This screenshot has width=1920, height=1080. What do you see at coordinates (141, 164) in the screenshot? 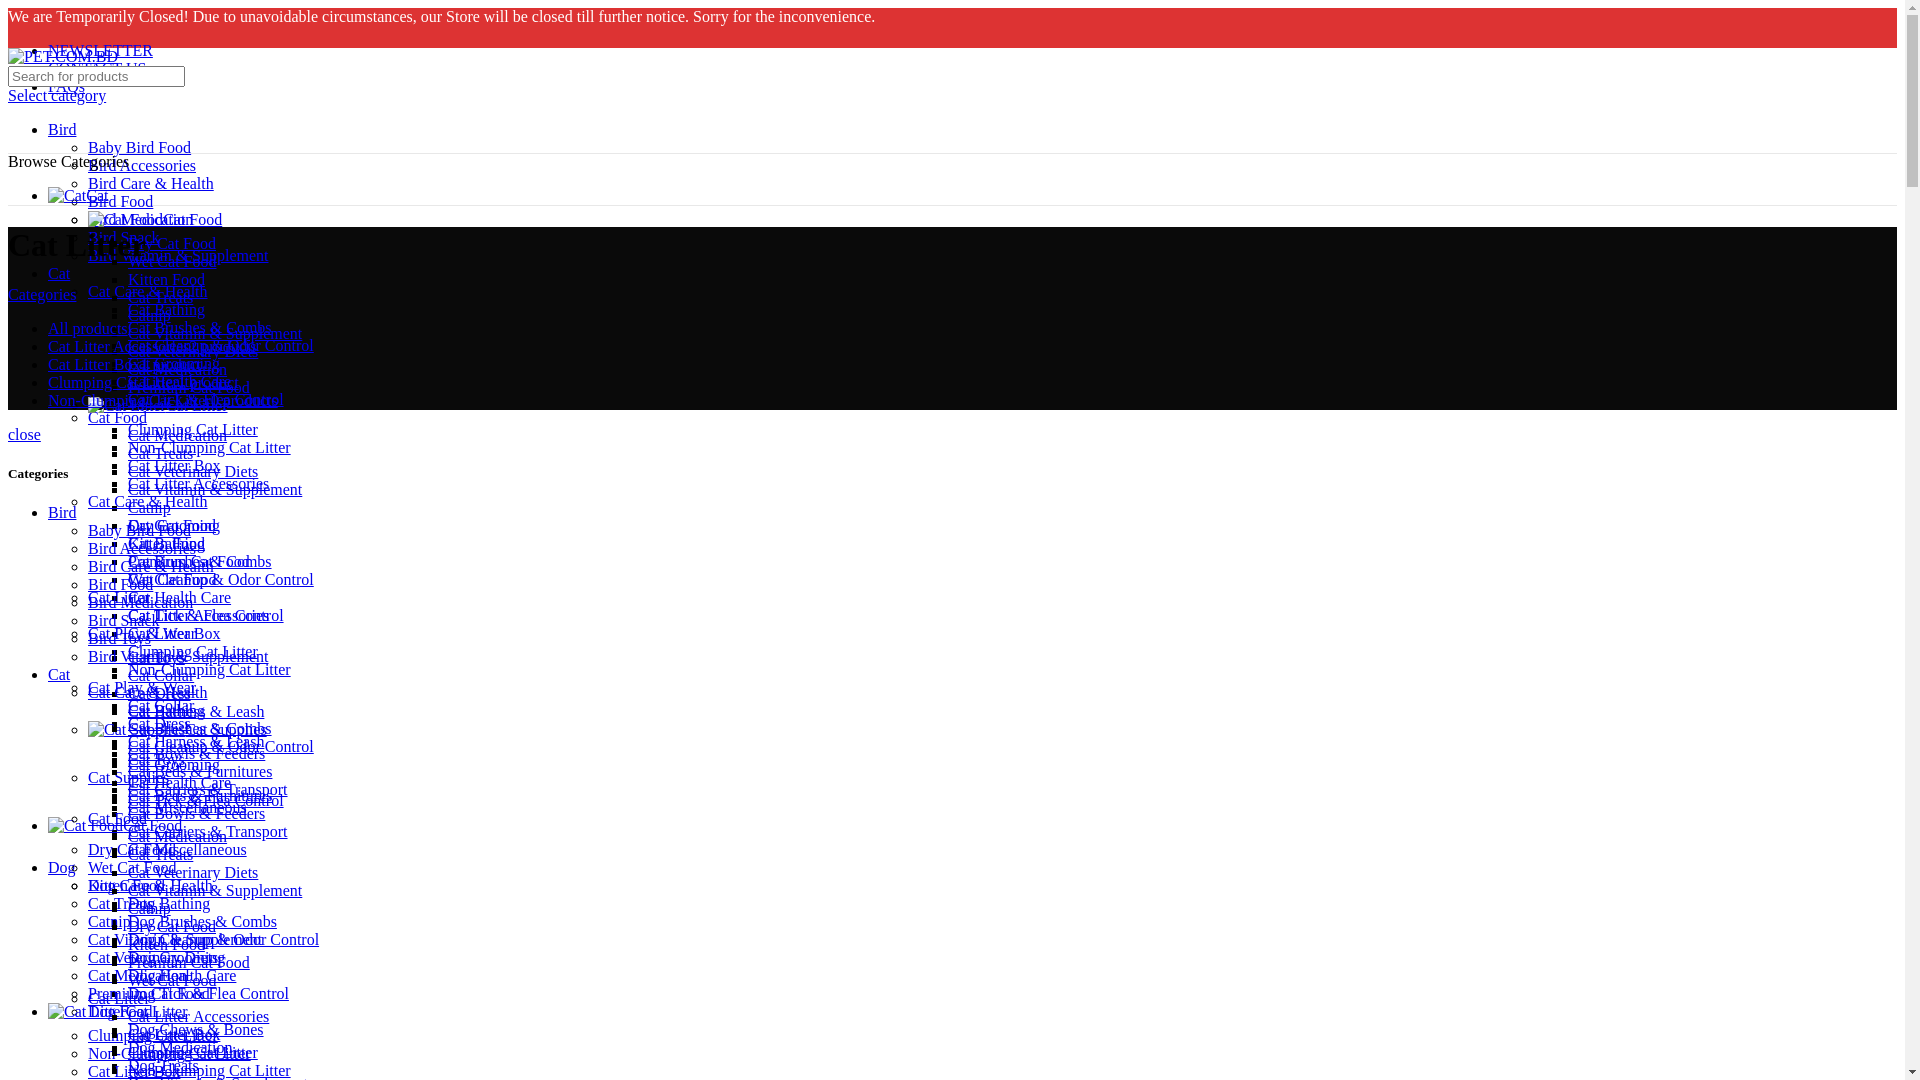
I see `'Bird Accessories'` at bounding box center [141, 164].